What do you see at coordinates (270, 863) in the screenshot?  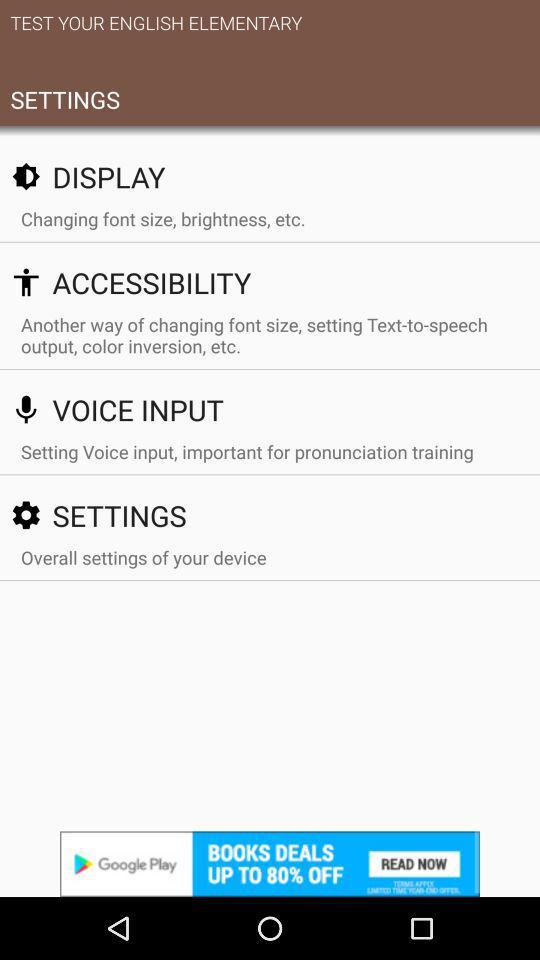 I see `advertisements website` at bounding box center [270, 863].